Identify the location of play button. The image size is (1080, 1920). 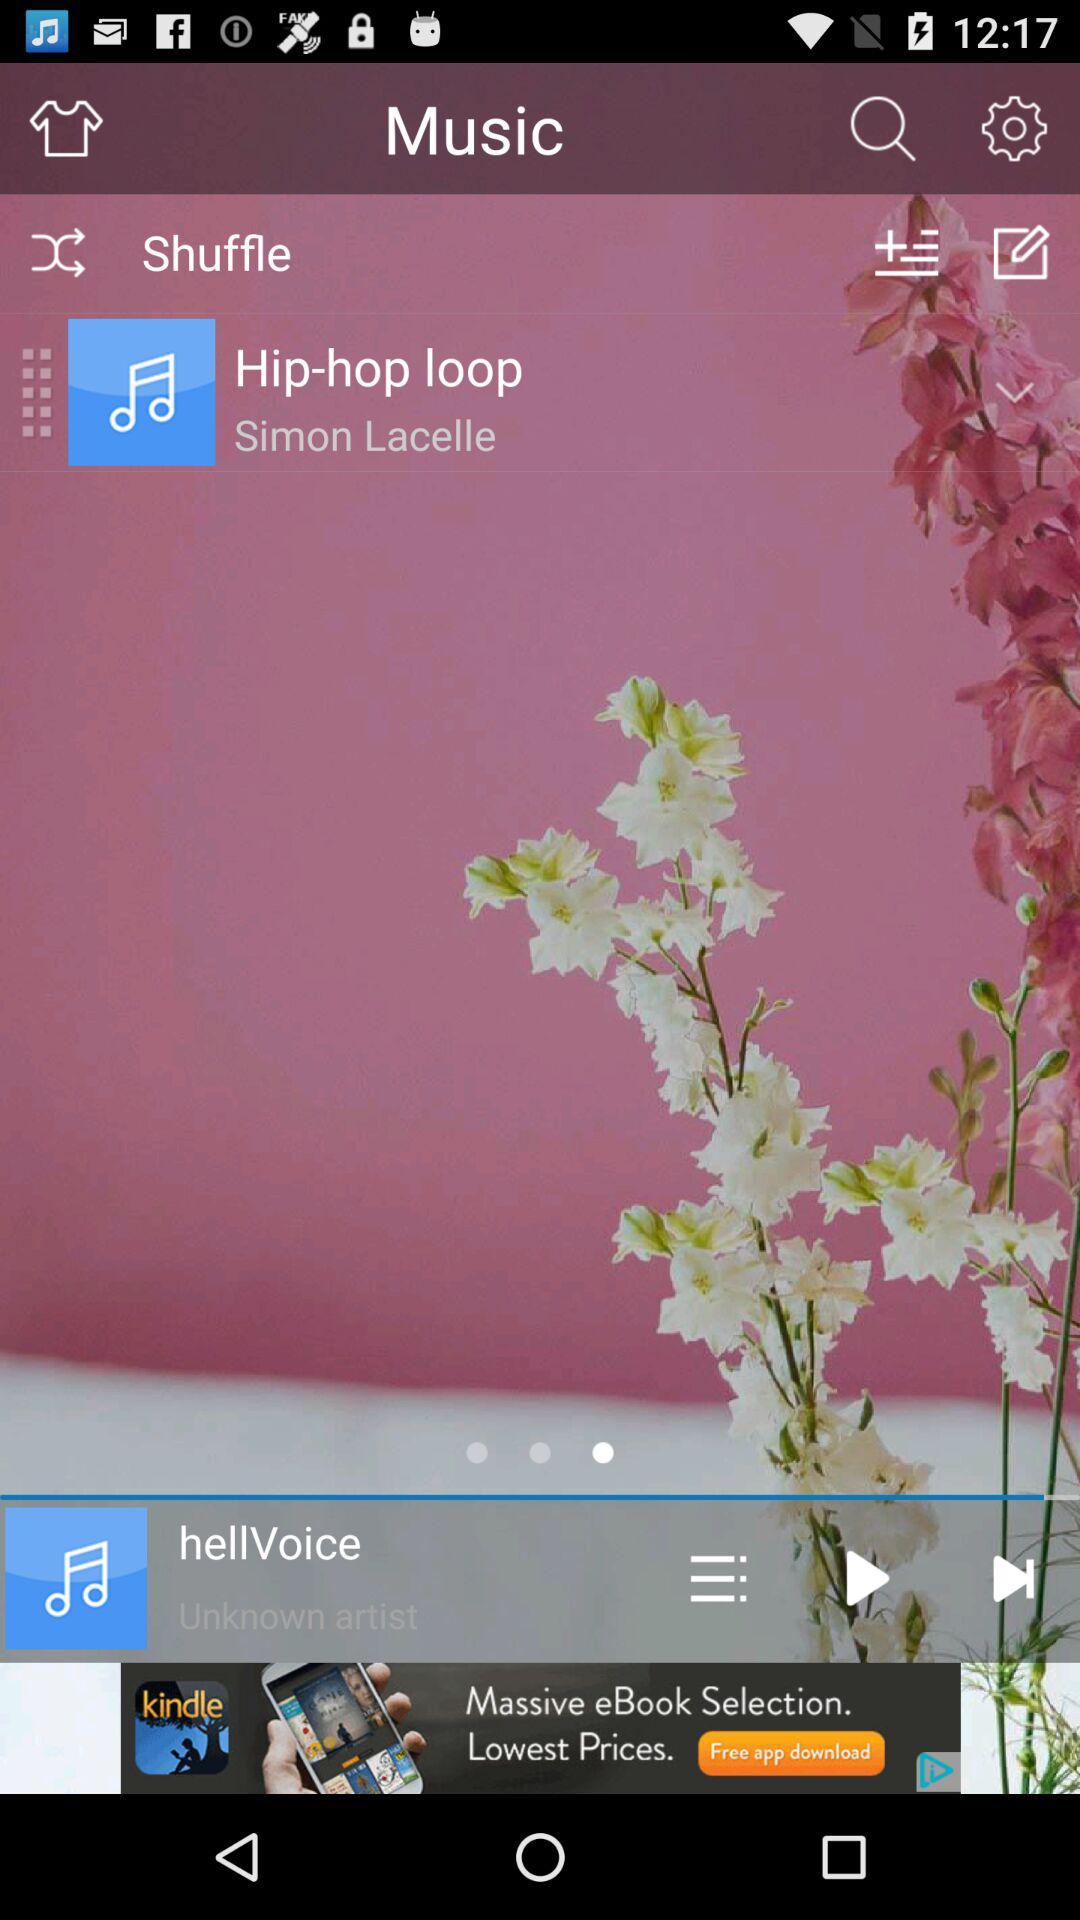
(866, 1577).